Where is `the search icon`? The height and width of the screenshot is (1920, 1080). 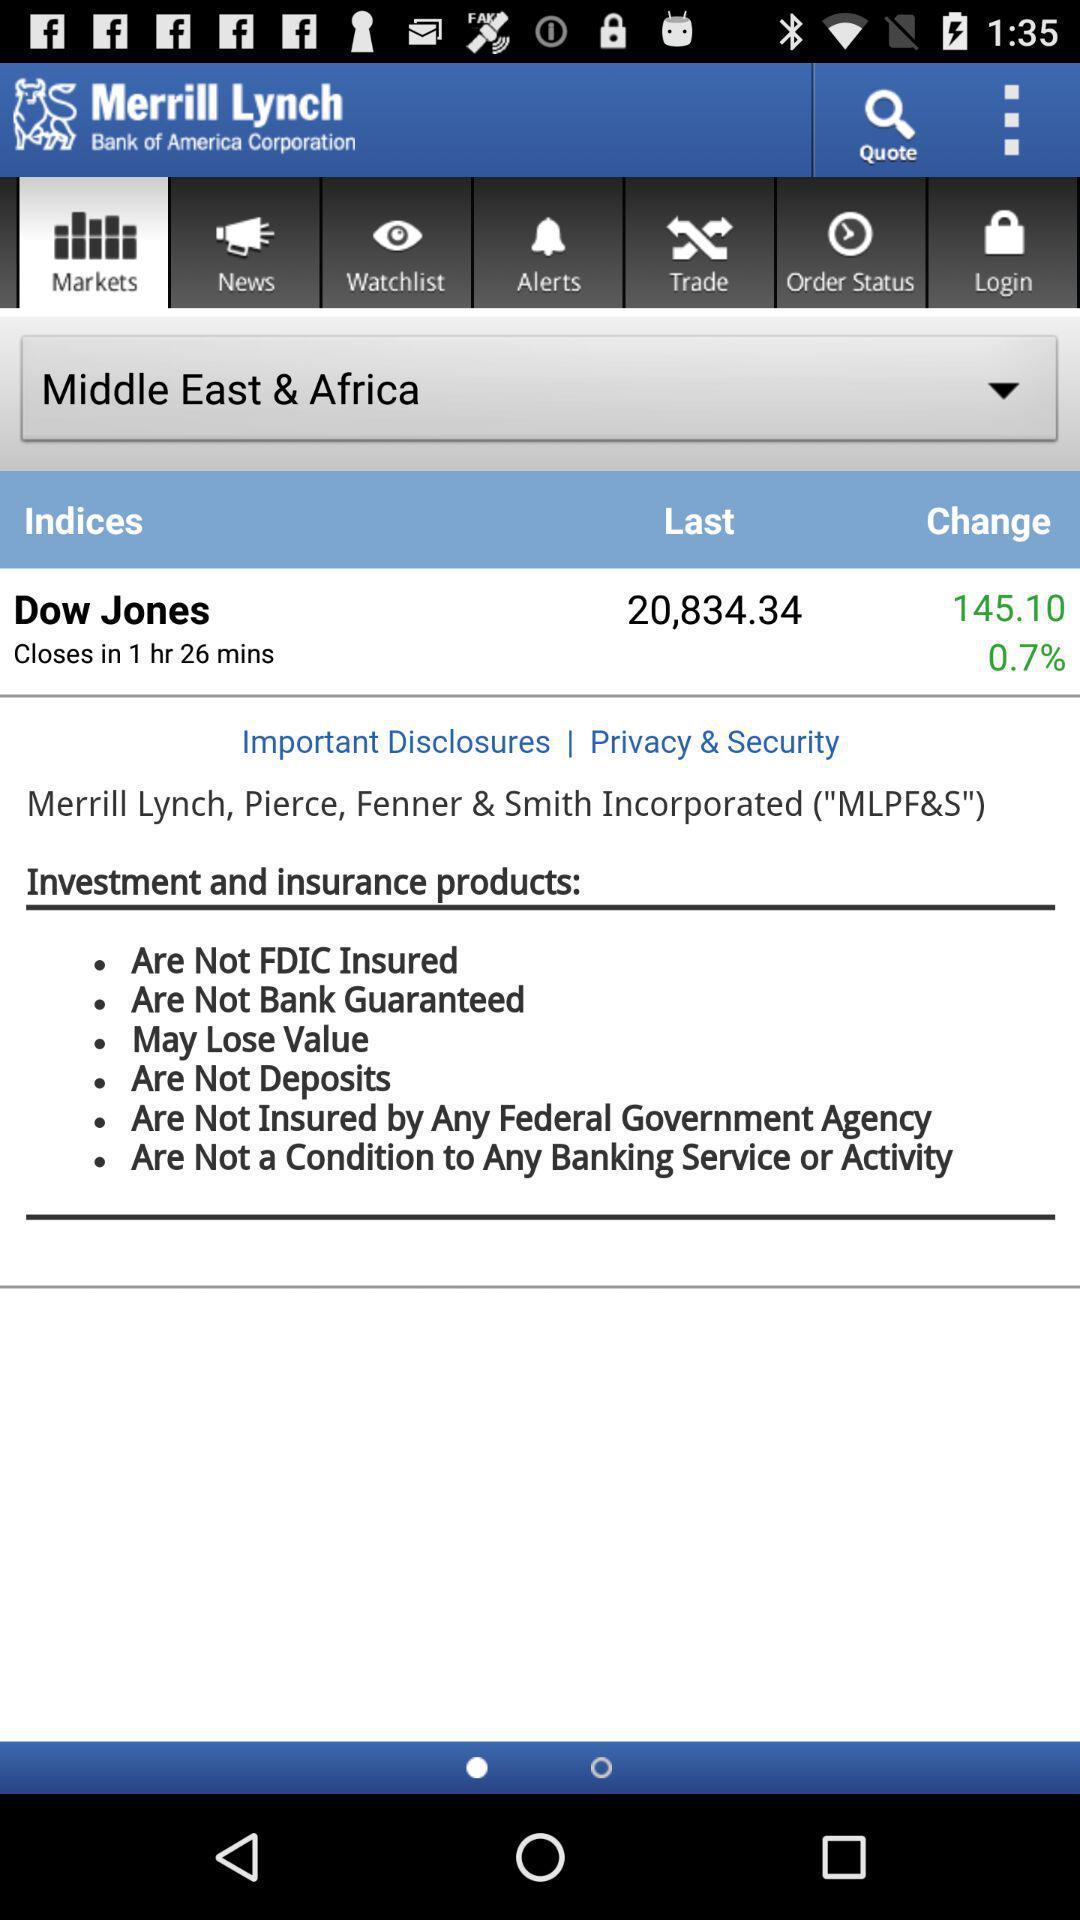
the search icon is located at coordinates (884, 127).